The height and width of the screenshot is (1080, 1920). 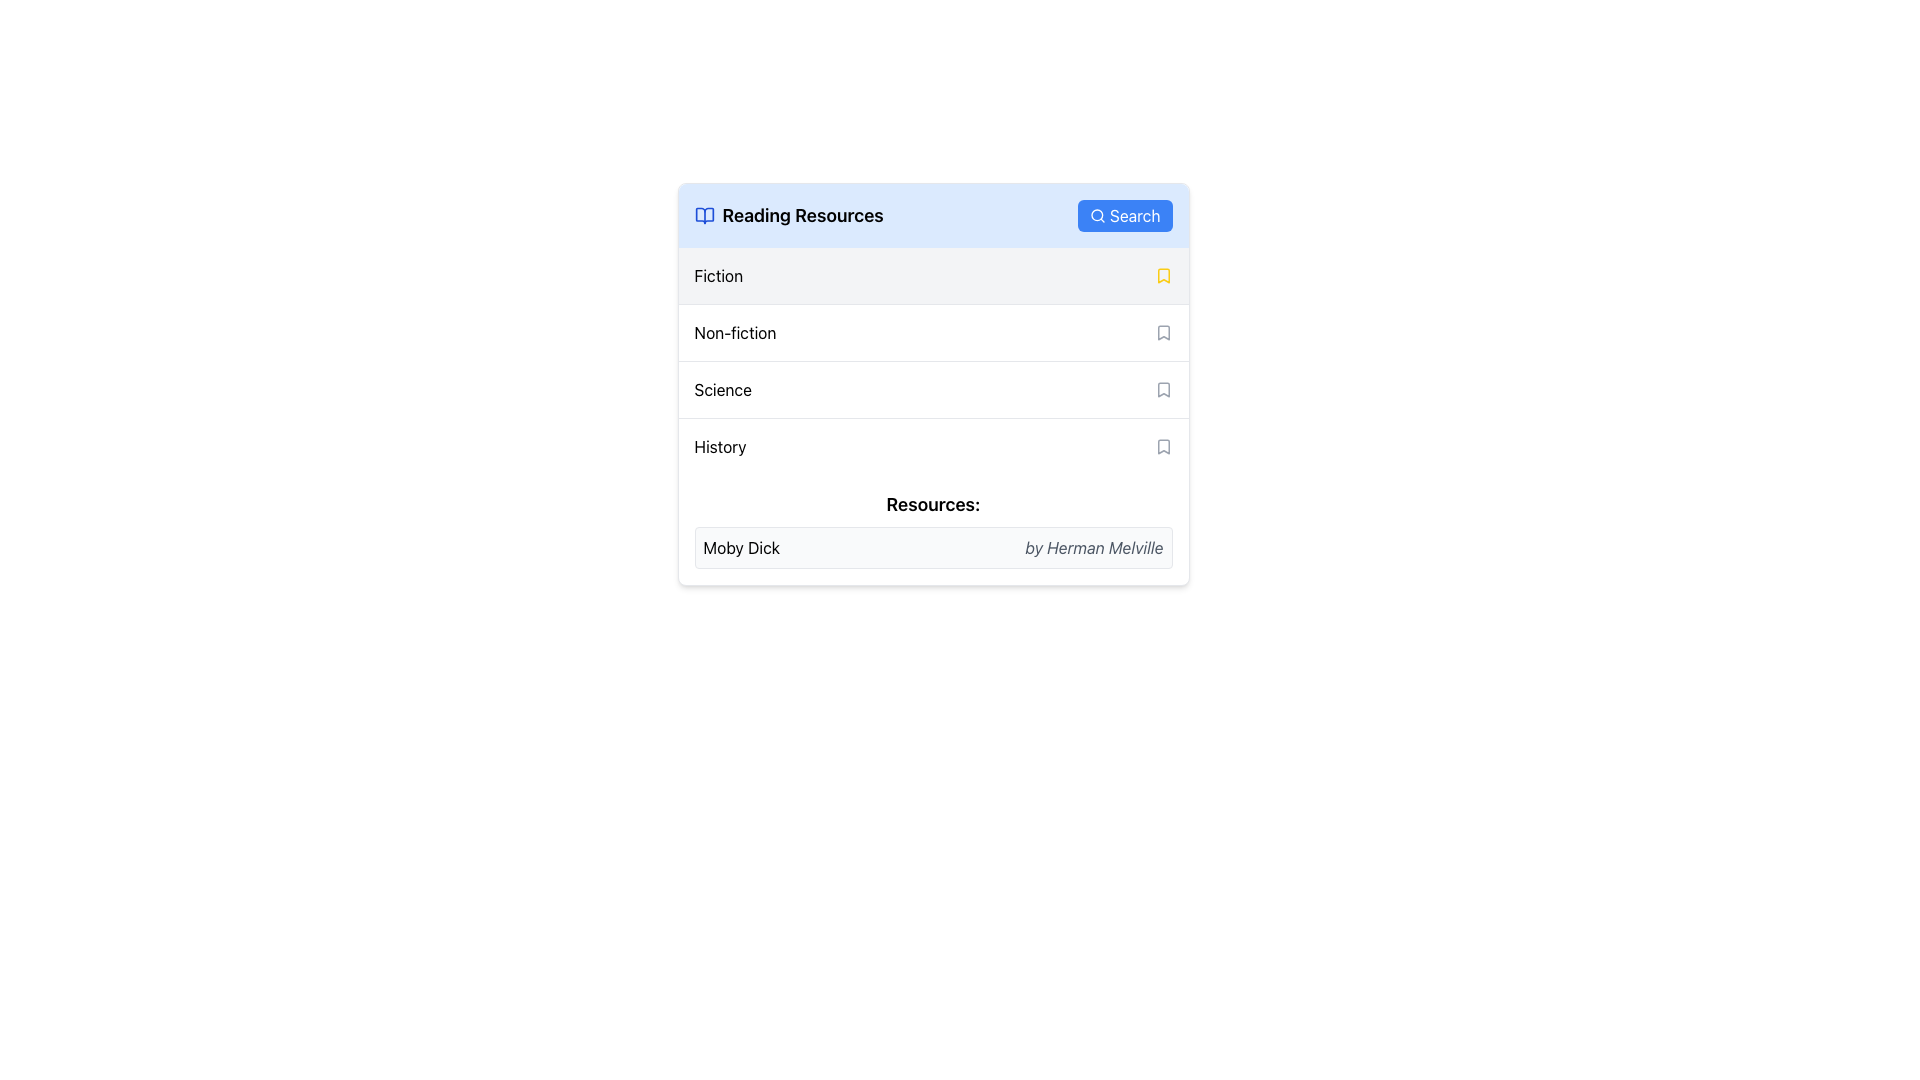 What do you see at coordinates (1163, 446) in the screenshot?
I see `the gray bookmark icon with rounded edges located in the 'History' row, positioned on the far right side of the row` at bounding box center [1163, 446].